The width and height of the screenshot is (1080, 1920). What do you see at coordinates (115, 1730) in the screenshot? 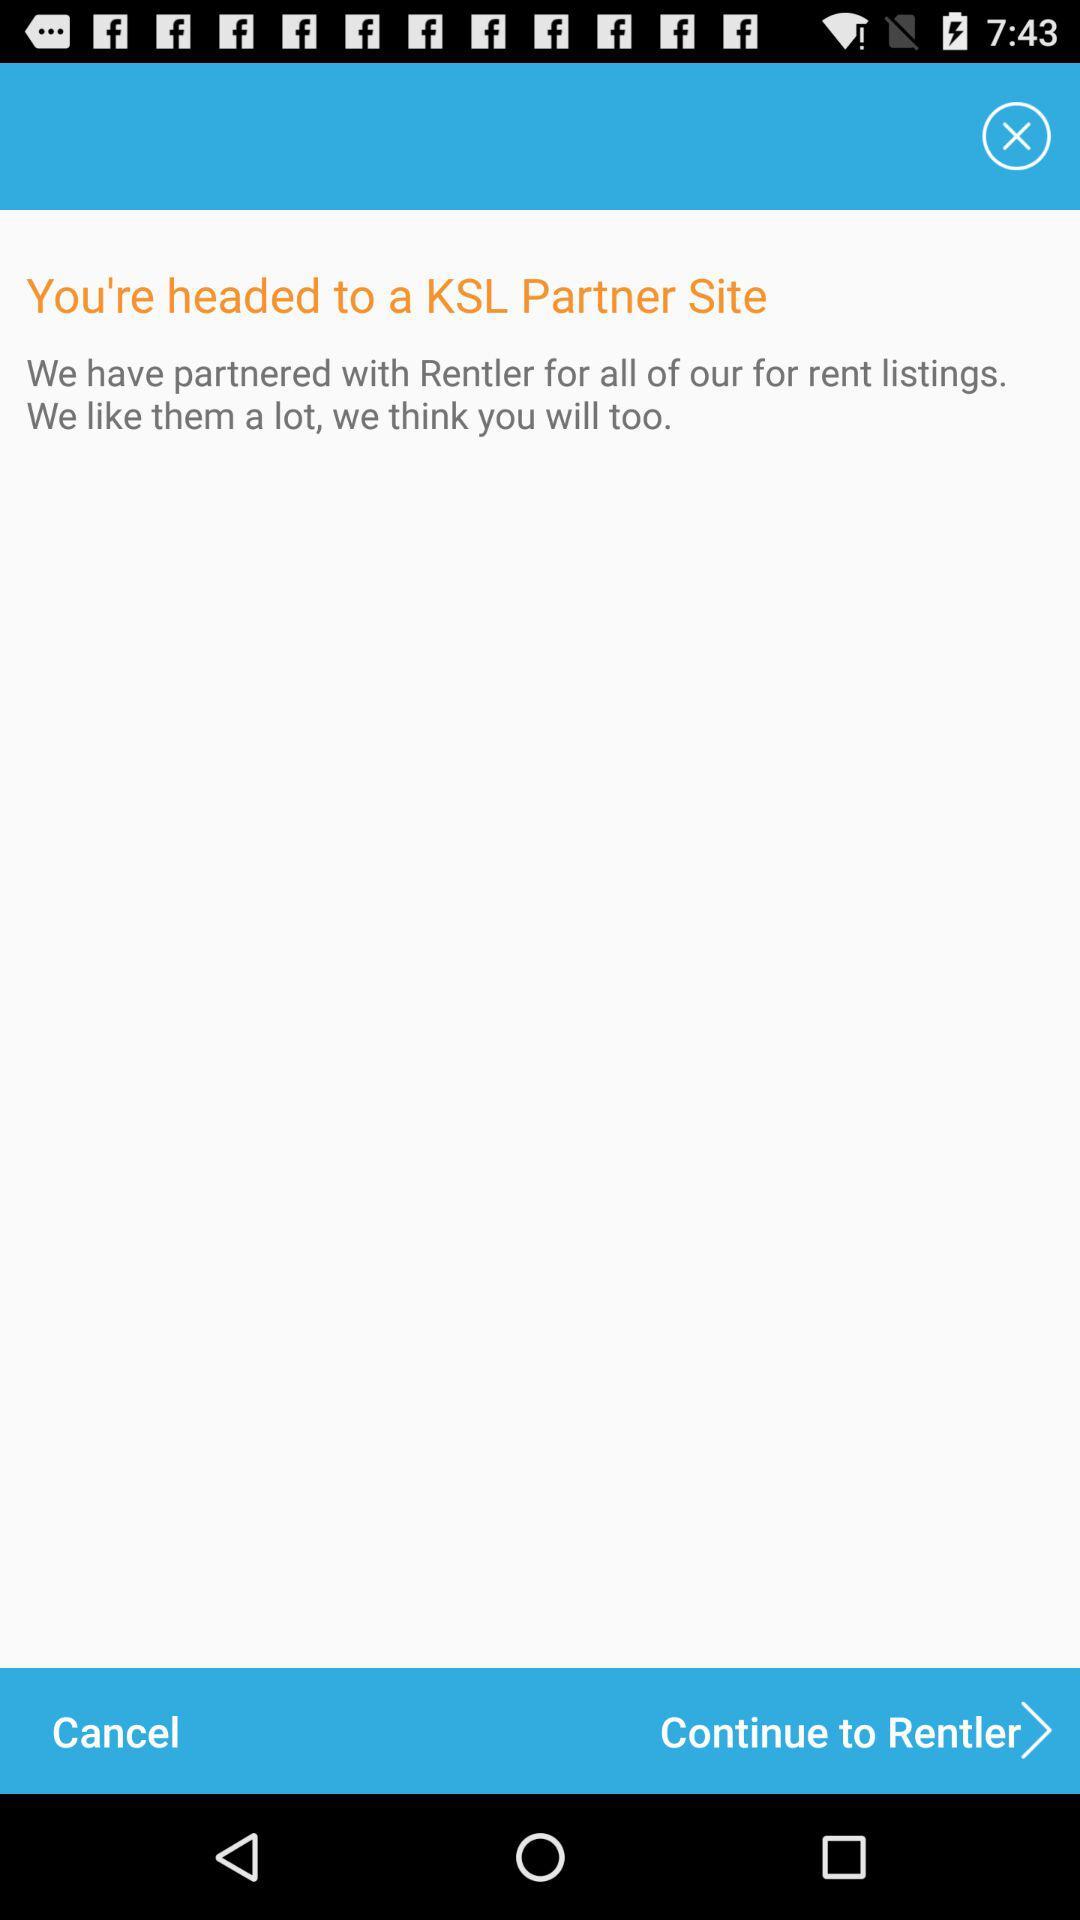
I see `cancel icon` at bounding box center [115, 1730].